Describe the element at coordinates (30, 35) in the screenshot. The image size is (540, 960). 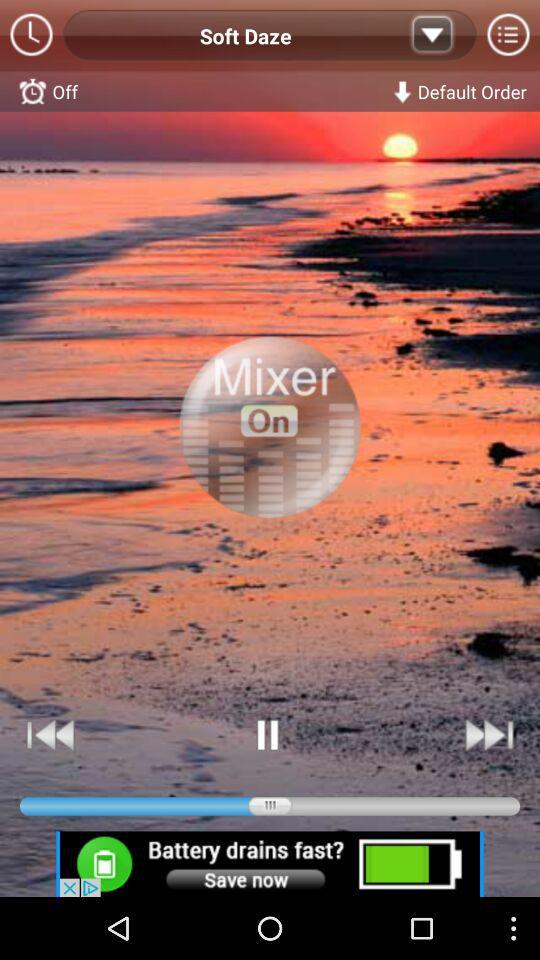
I see `clock` at that location.